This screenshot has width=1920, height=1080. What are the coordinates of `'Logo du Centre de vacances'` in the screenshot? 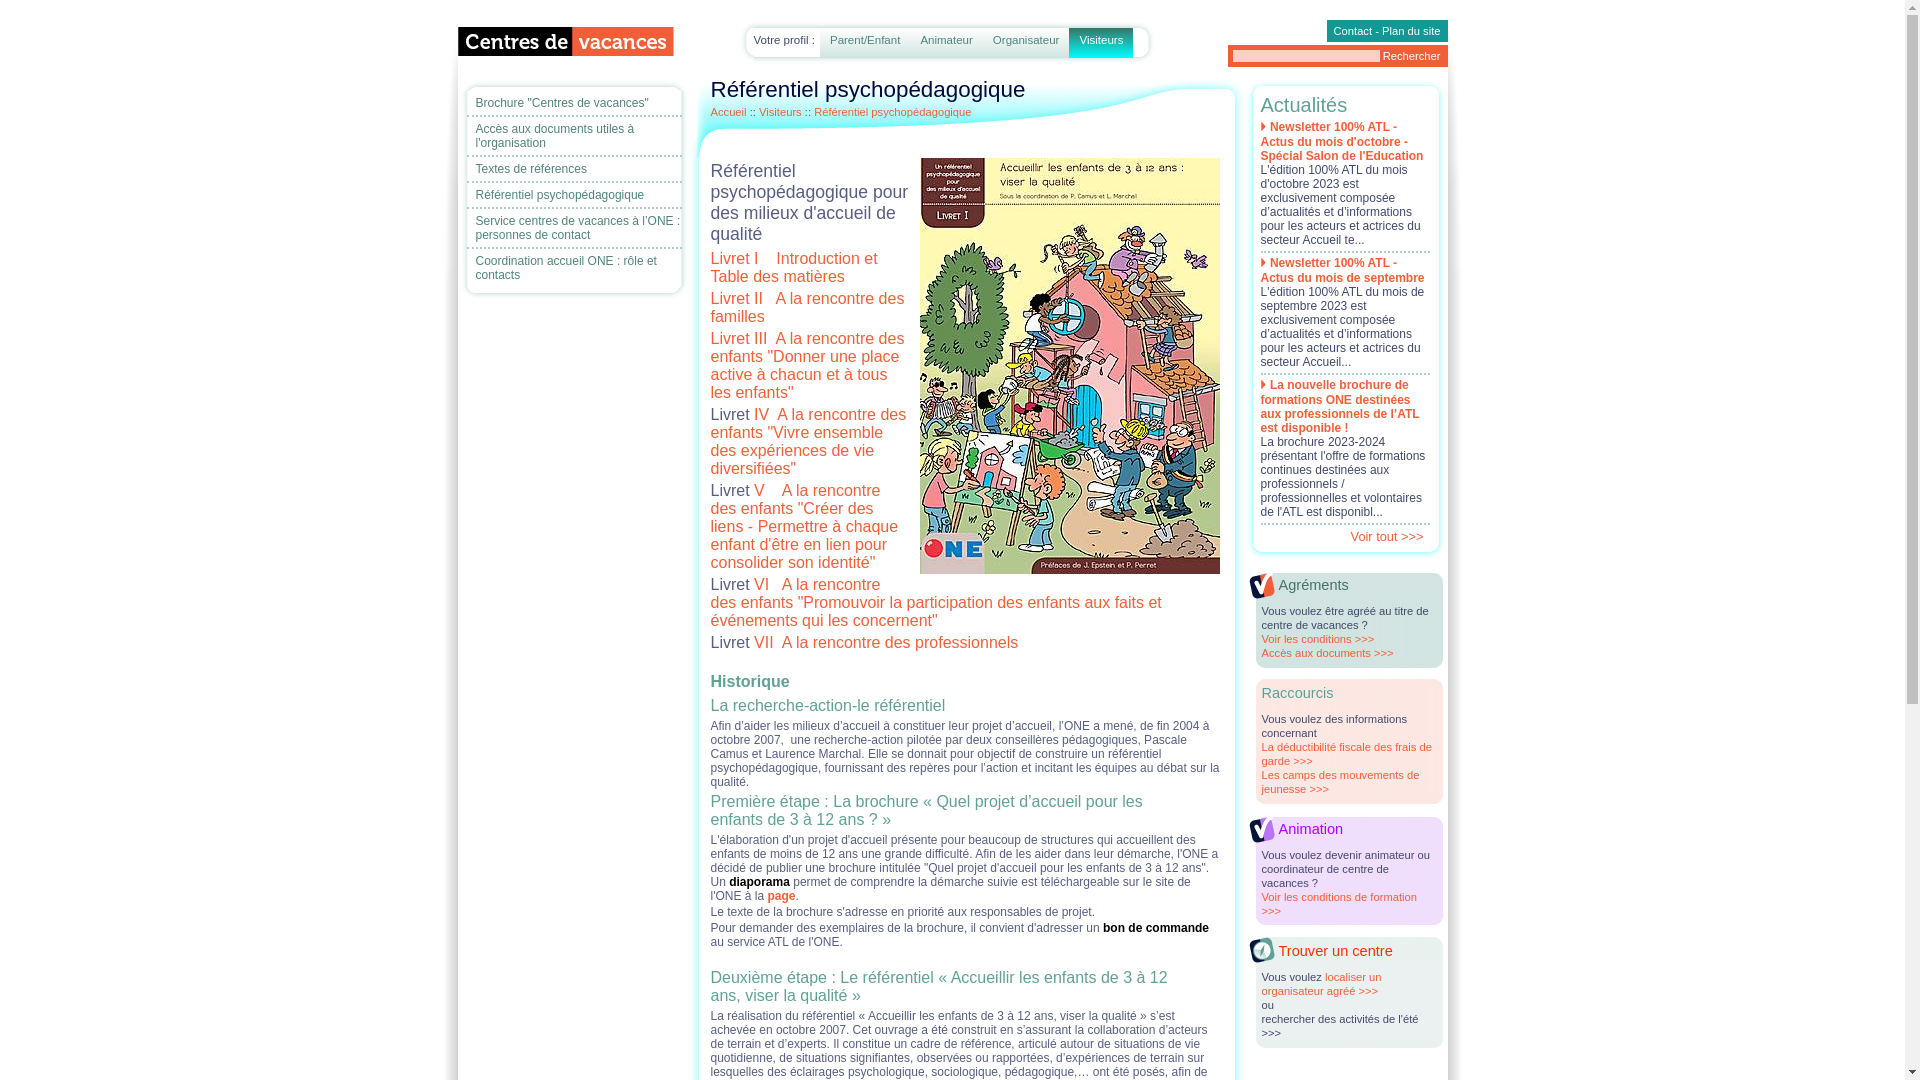 It's located at (565, 41).